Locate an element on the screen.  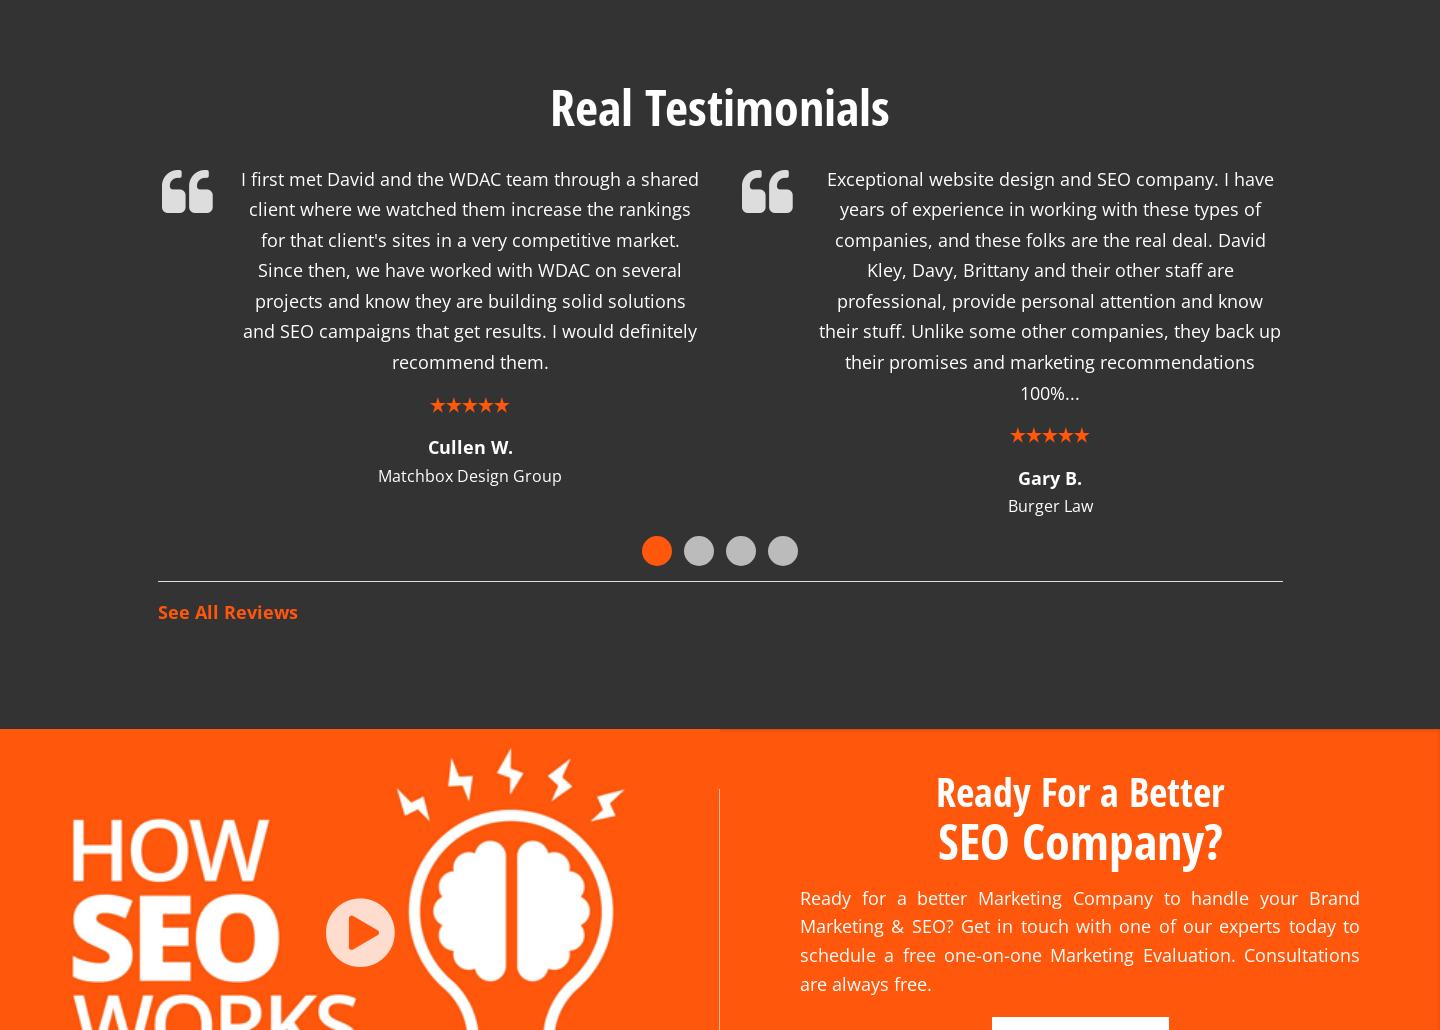
'Gary B.' is located at coordinates (1050, 451).